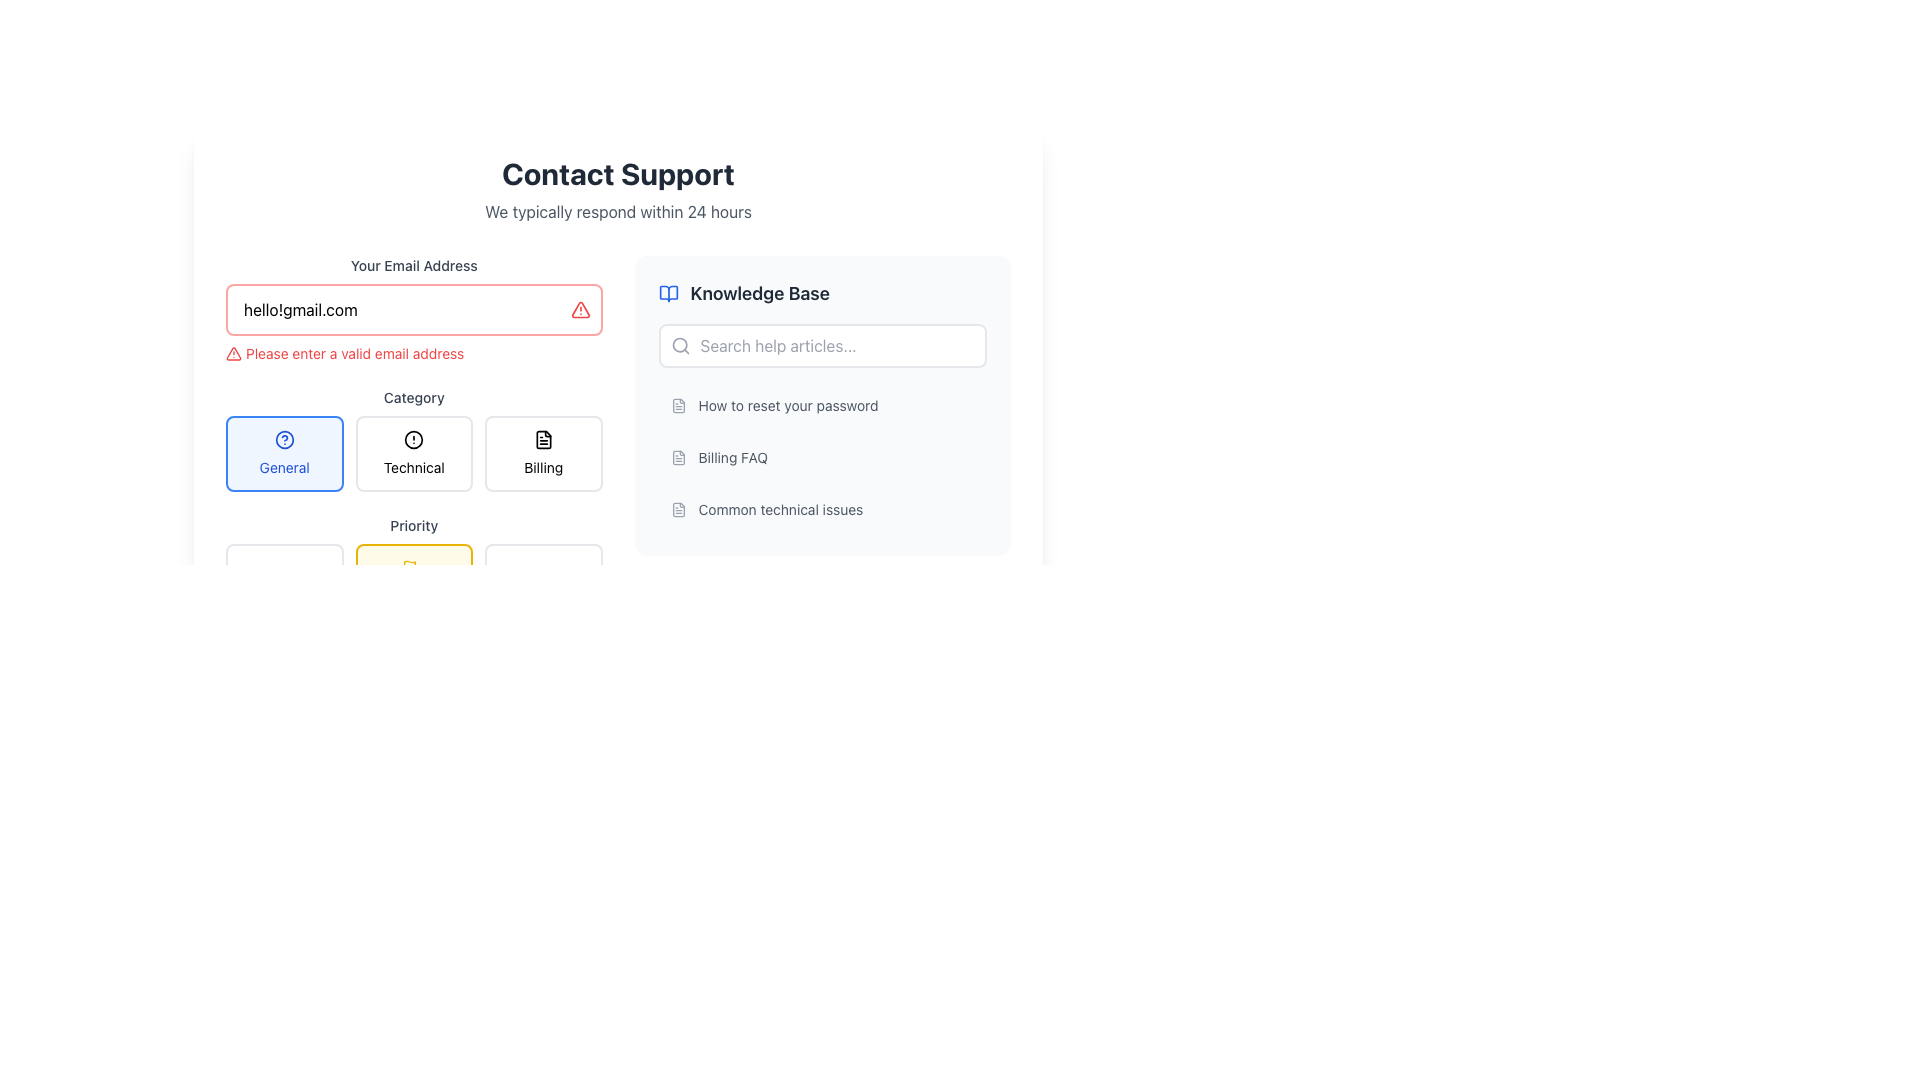 The height and width of the screenshot is (1080, 1920). What do you see at coordinates (283, 438) in the screenshot?
I see `the circular icon within the 'General' button in the 'Category' section of the selection interface` at bounding box center [283, 438].